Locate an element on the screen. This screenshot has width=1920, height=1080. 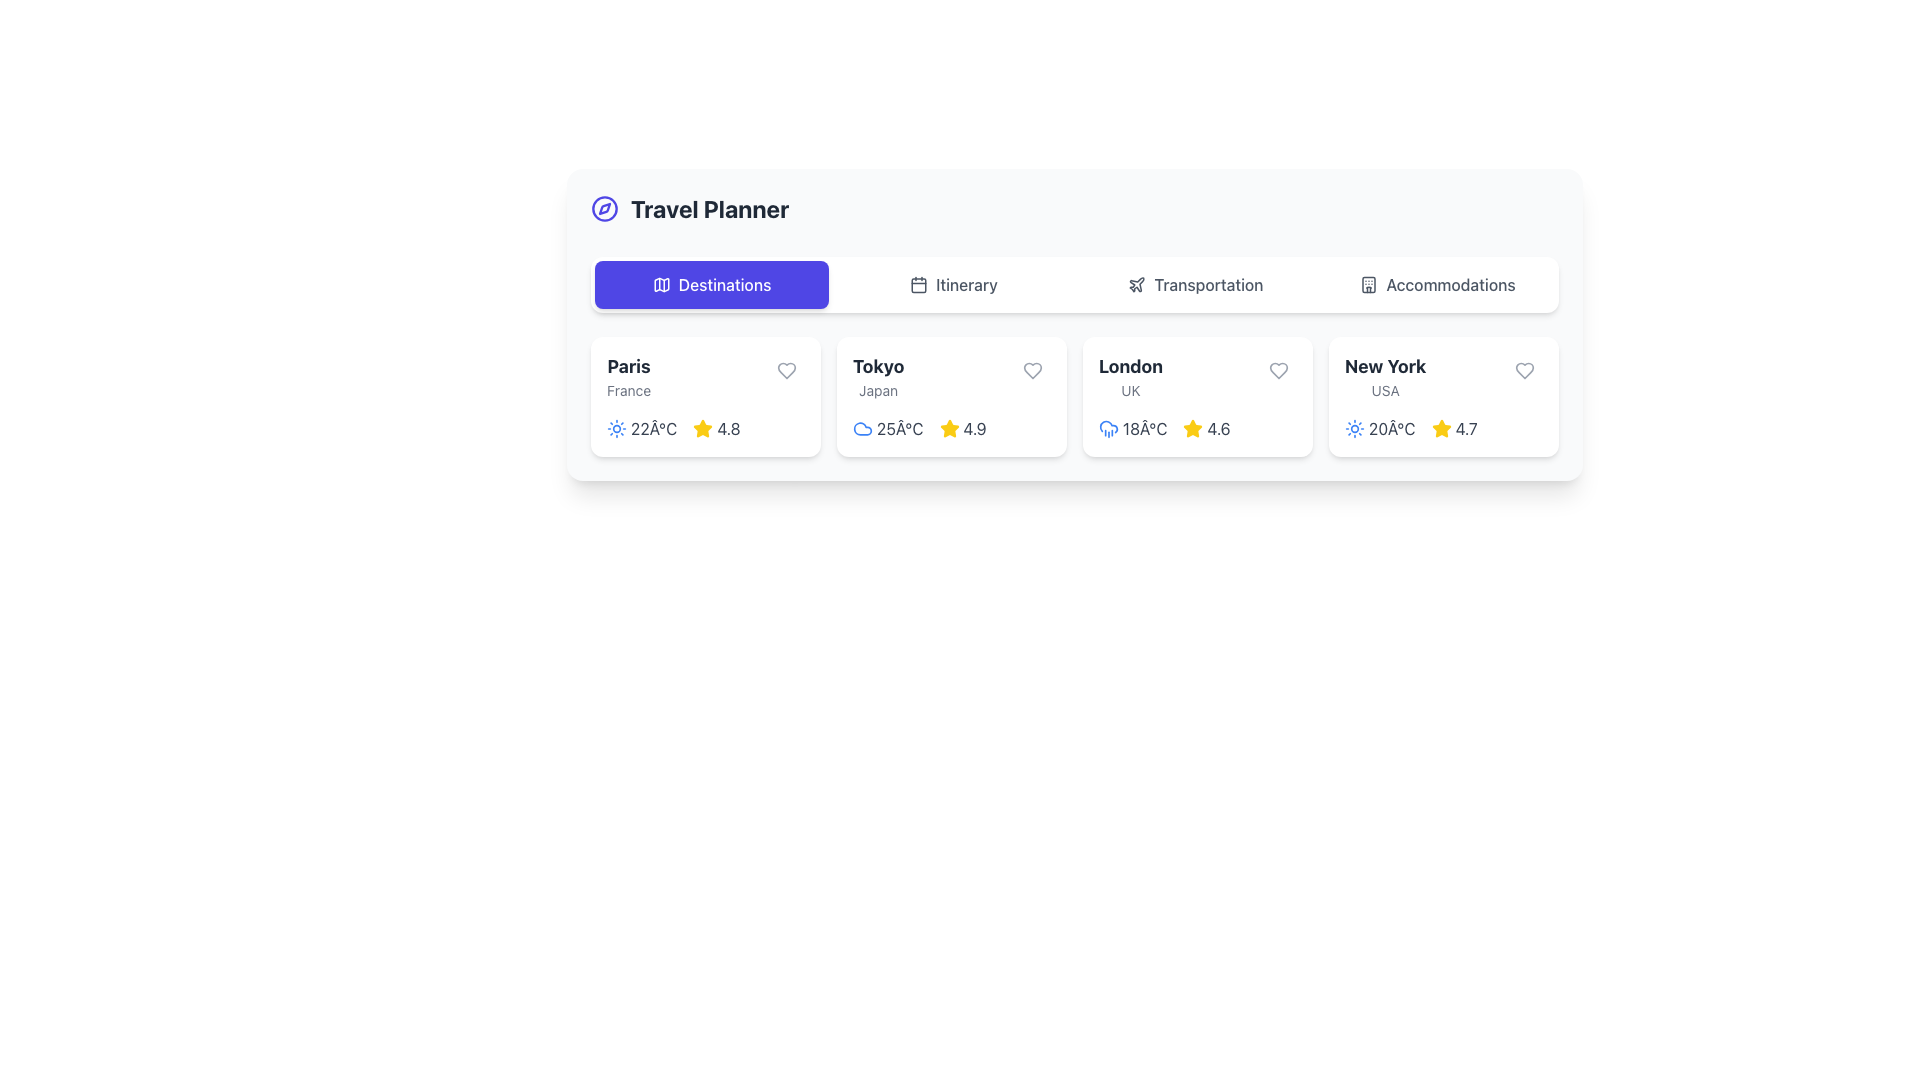
the text label displaying 'UK' in a small, gray font, located directly below the larger text 'London' in the card representing London is located at coordinates (1131, 390).